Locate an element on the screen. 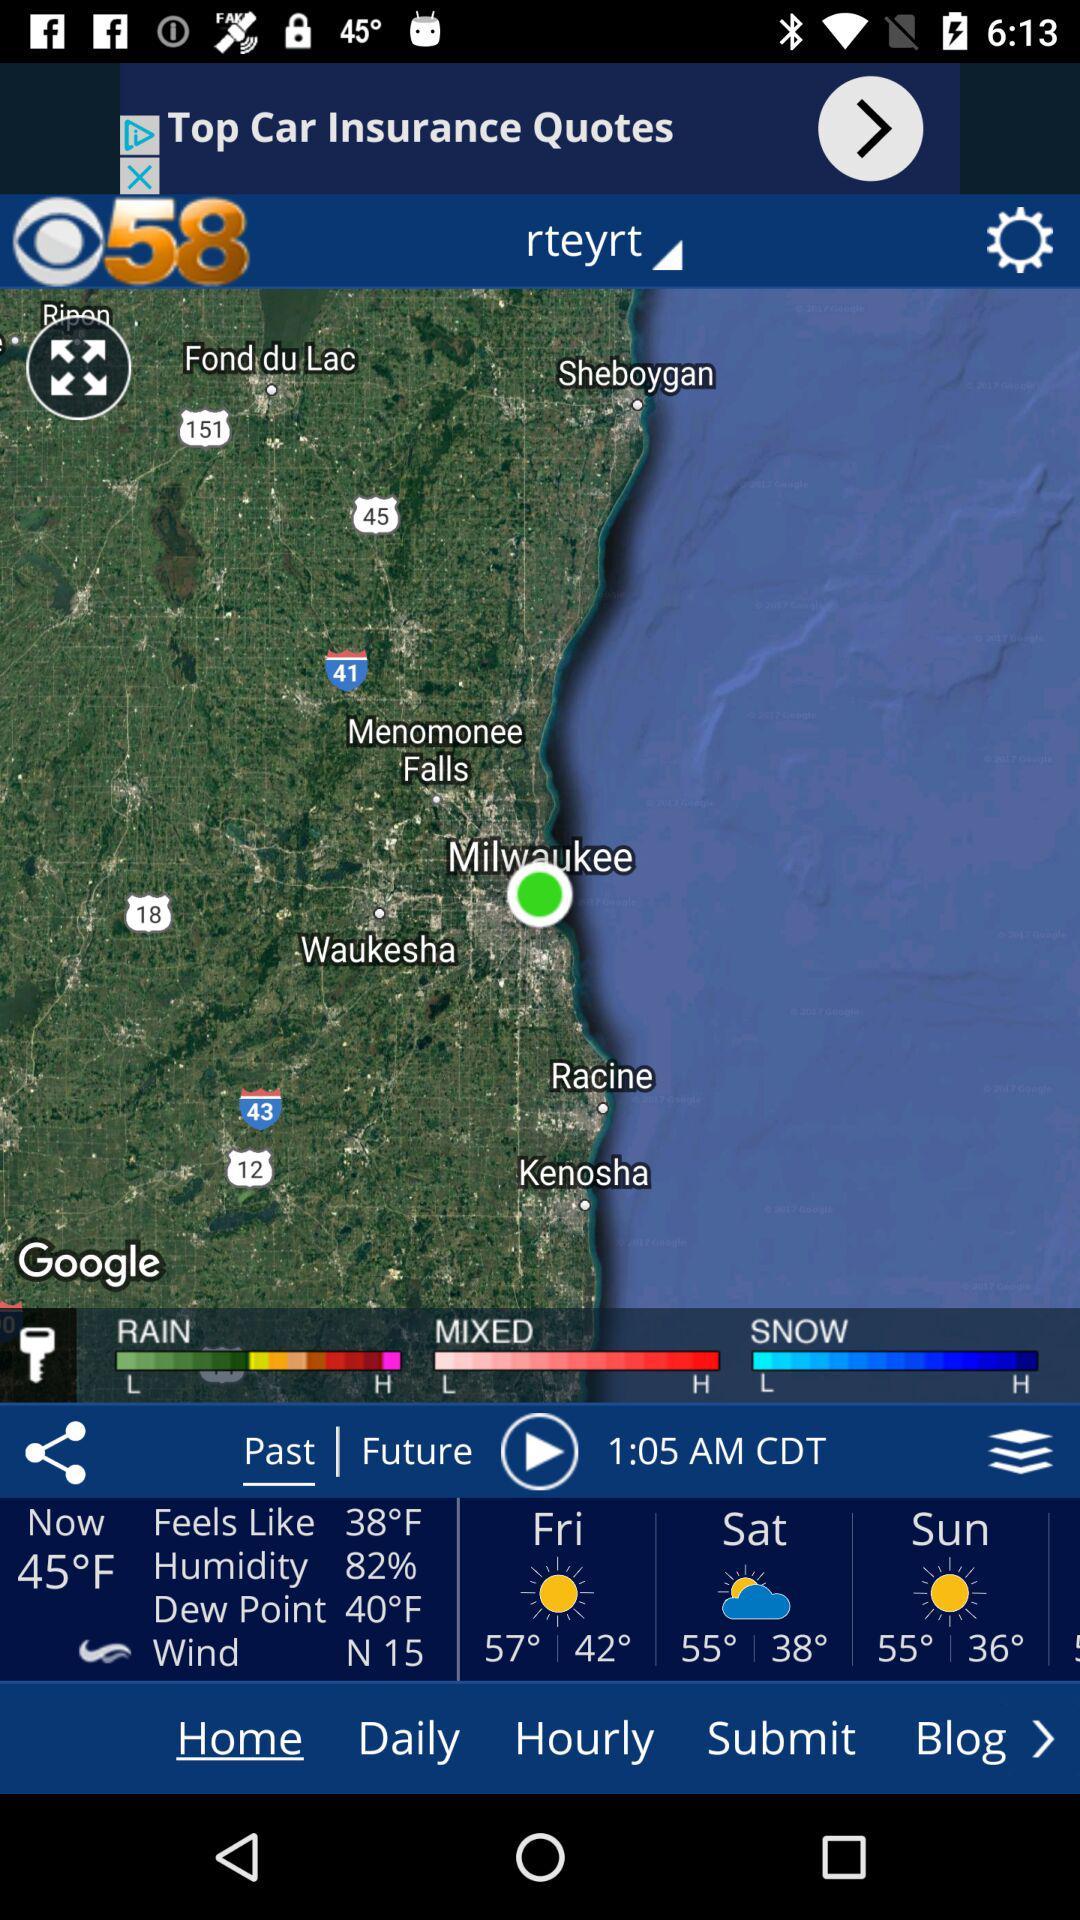  broadcast is located at coordinates (538, 1451).